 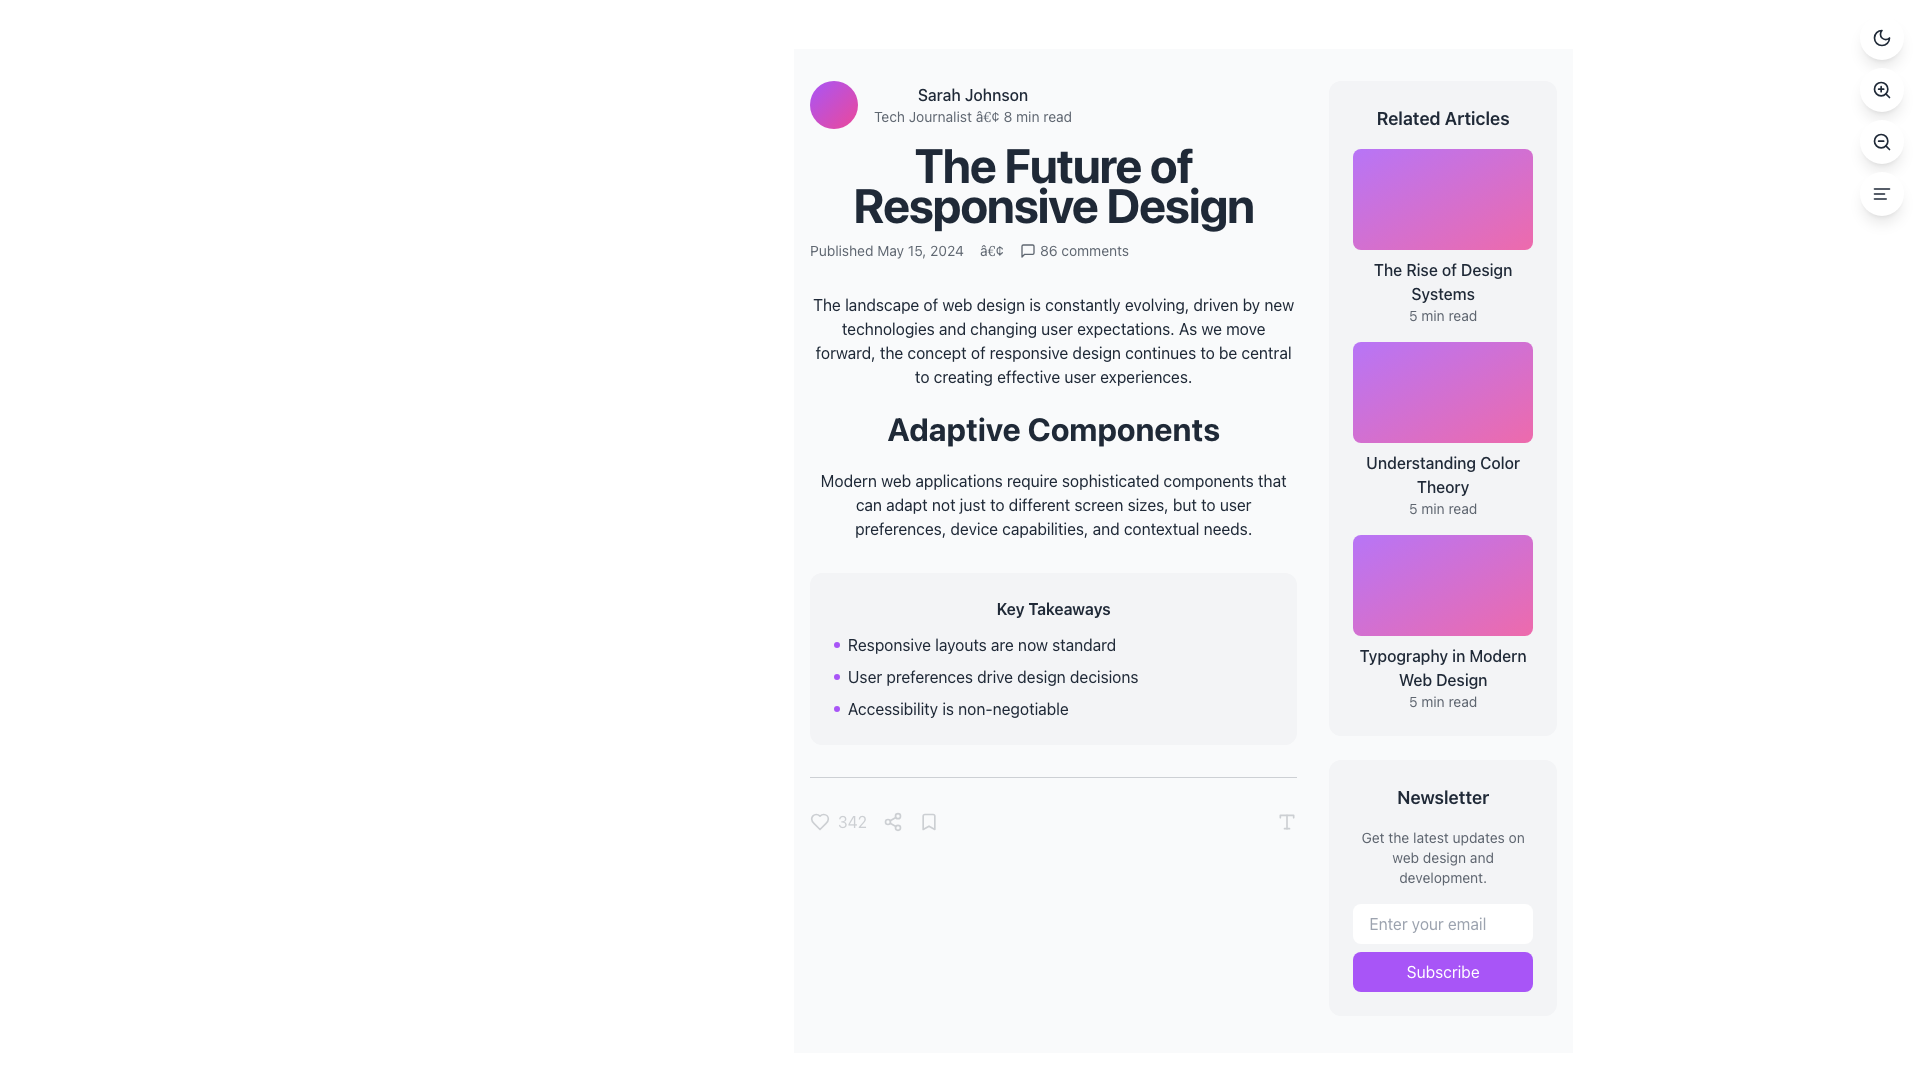 What do you see at coordinates (891, 821) in the screenshot?
I see `the icon-based button represented by a connected dots symbol for sharing, which is the second button from the left in a horizontal group at the bottom of an article, to potentially see a tooltip or UI feedback` at bounding box center [891, 821].